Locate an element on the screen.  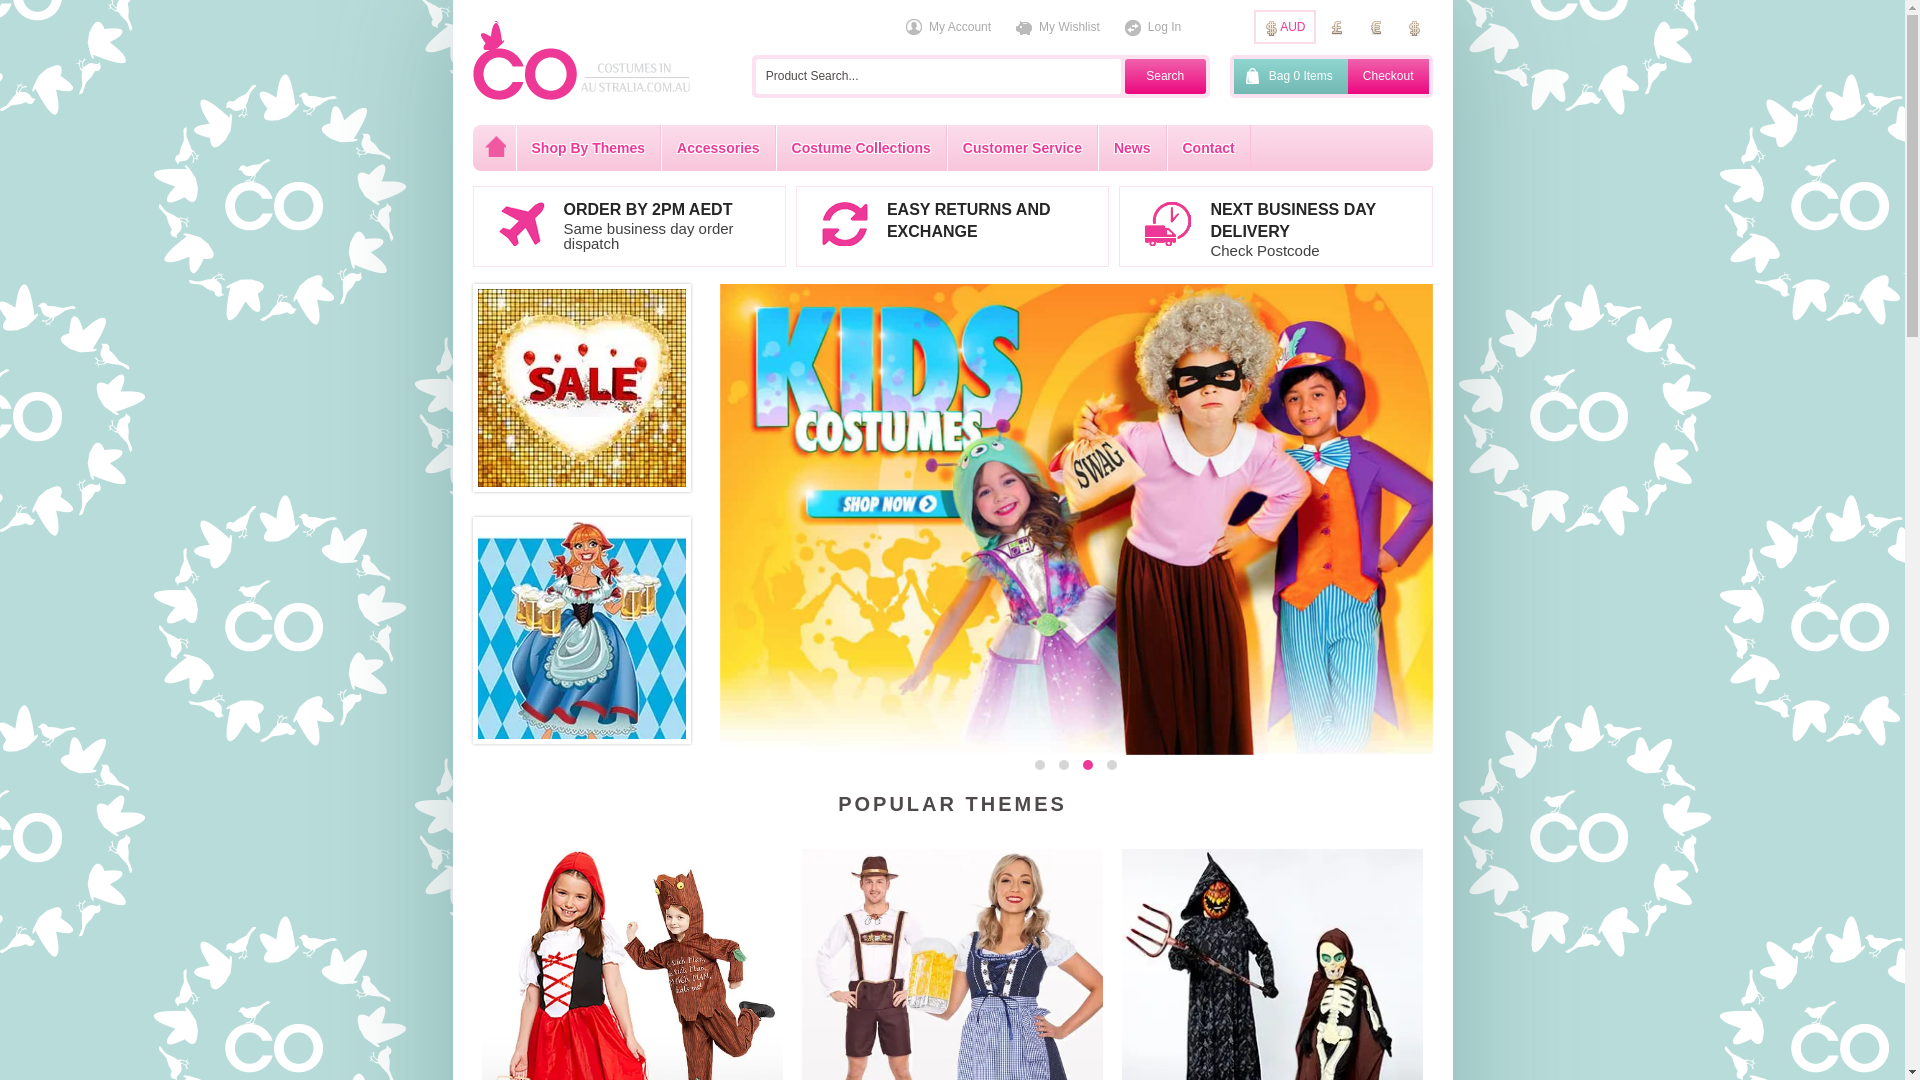
'News' is located at coordinates (1132, 146).